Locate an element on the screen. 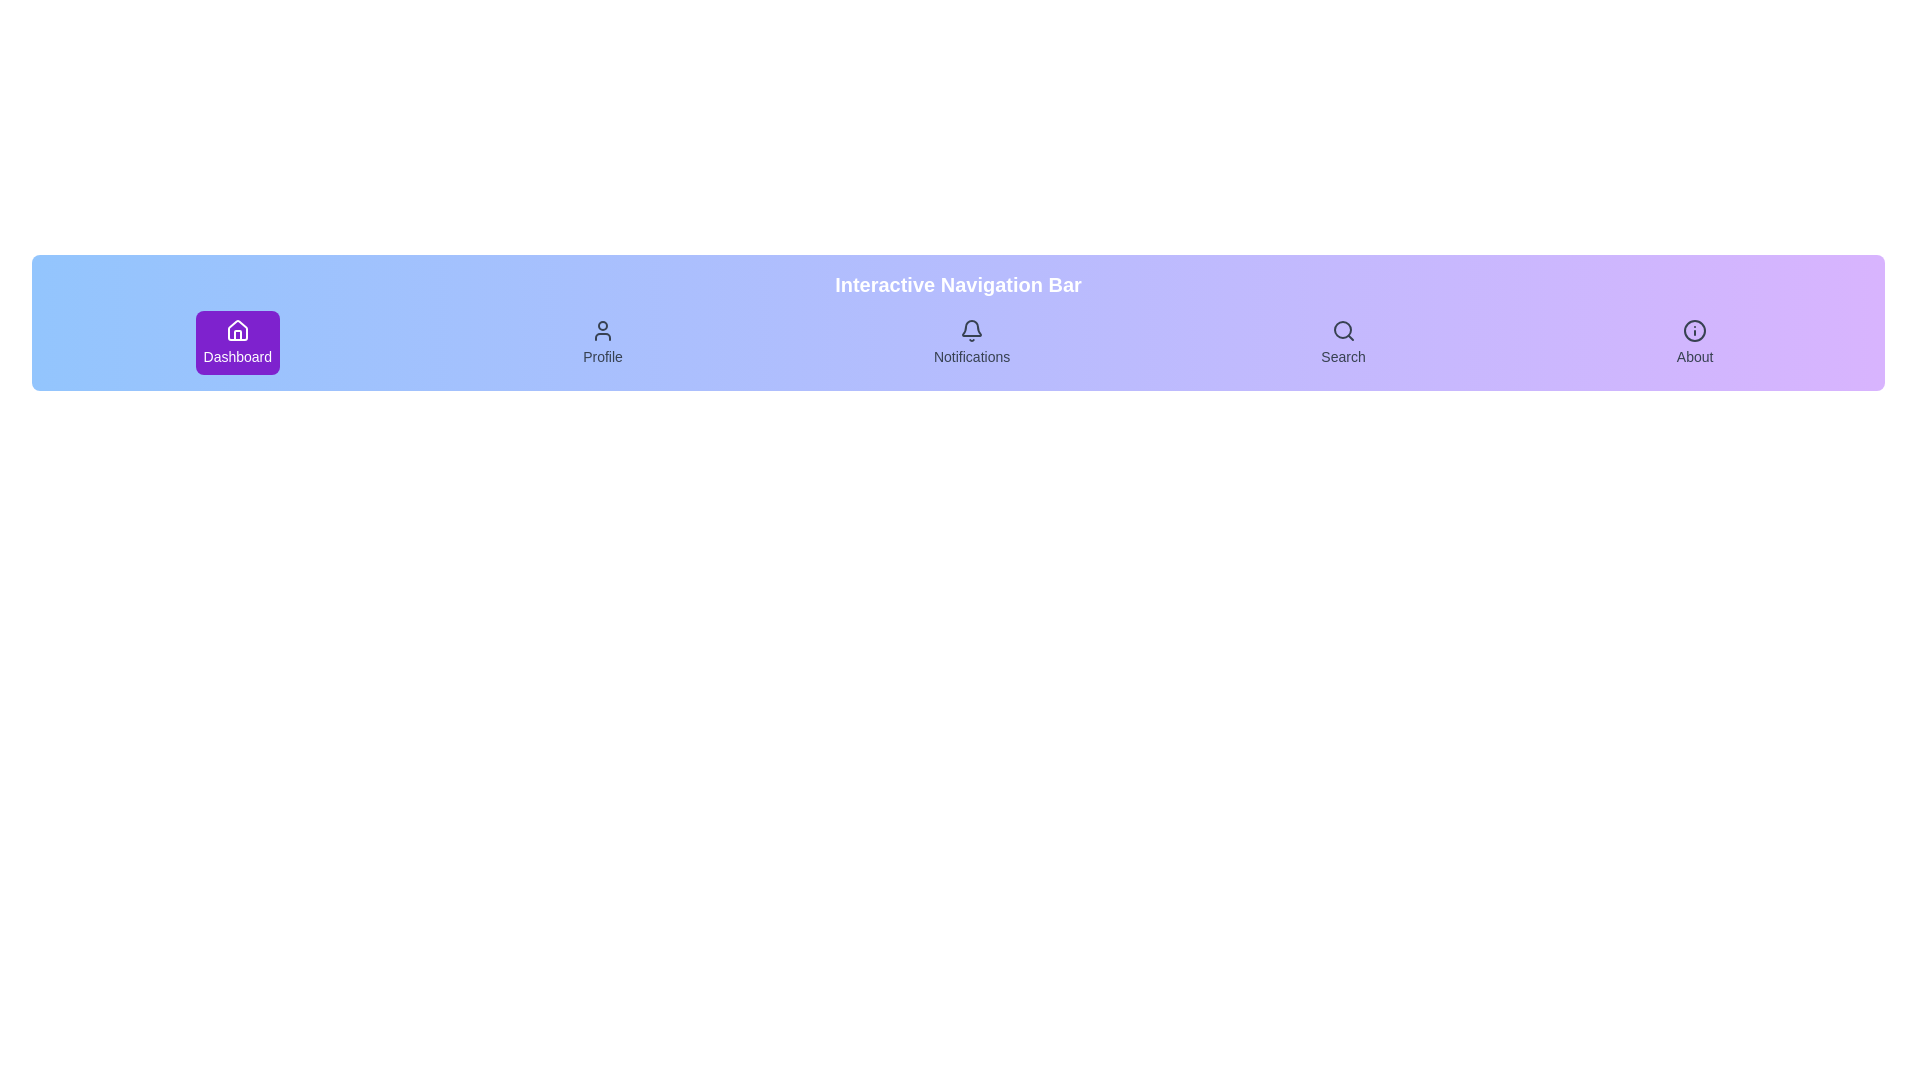 Image resolution: width=1920 pixels, height=1080 pixels. the navigation item labeled About to activate it is located at coordinates (1694, 342).